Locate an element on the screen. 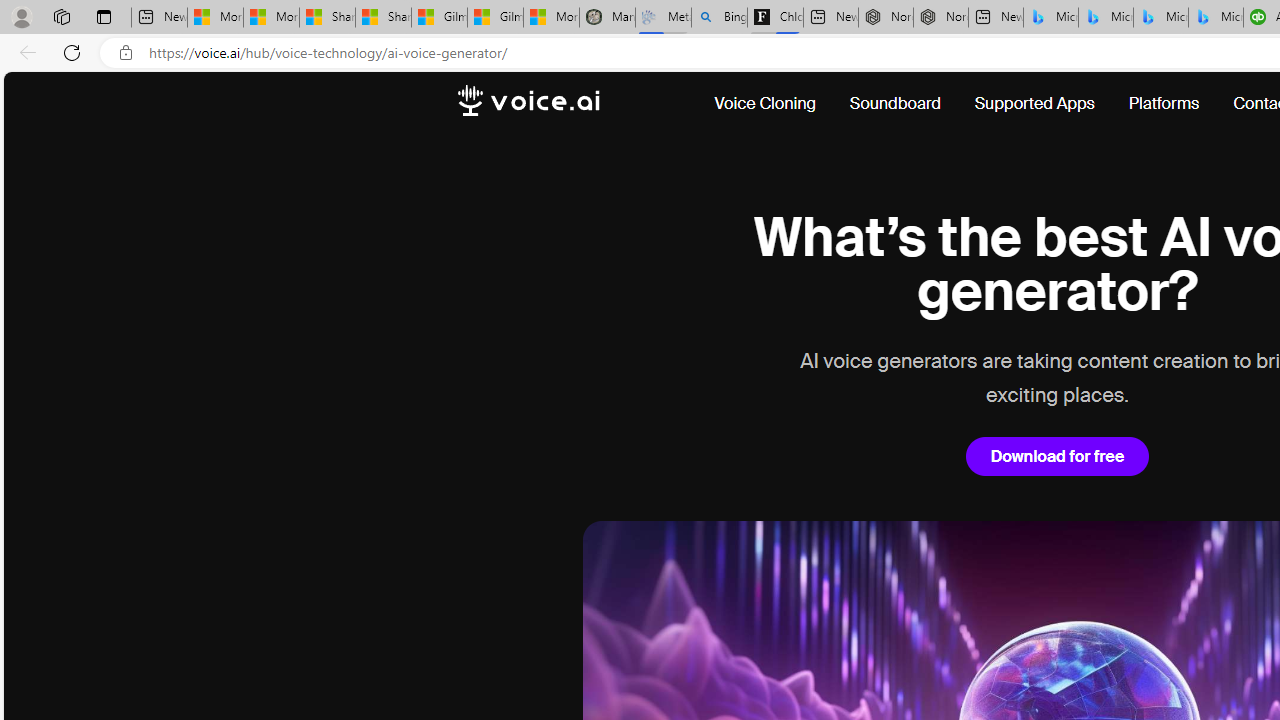 The width and height of the screenshot is (1280, 720). 'Platforms' is located at coordinates (1164, 104).